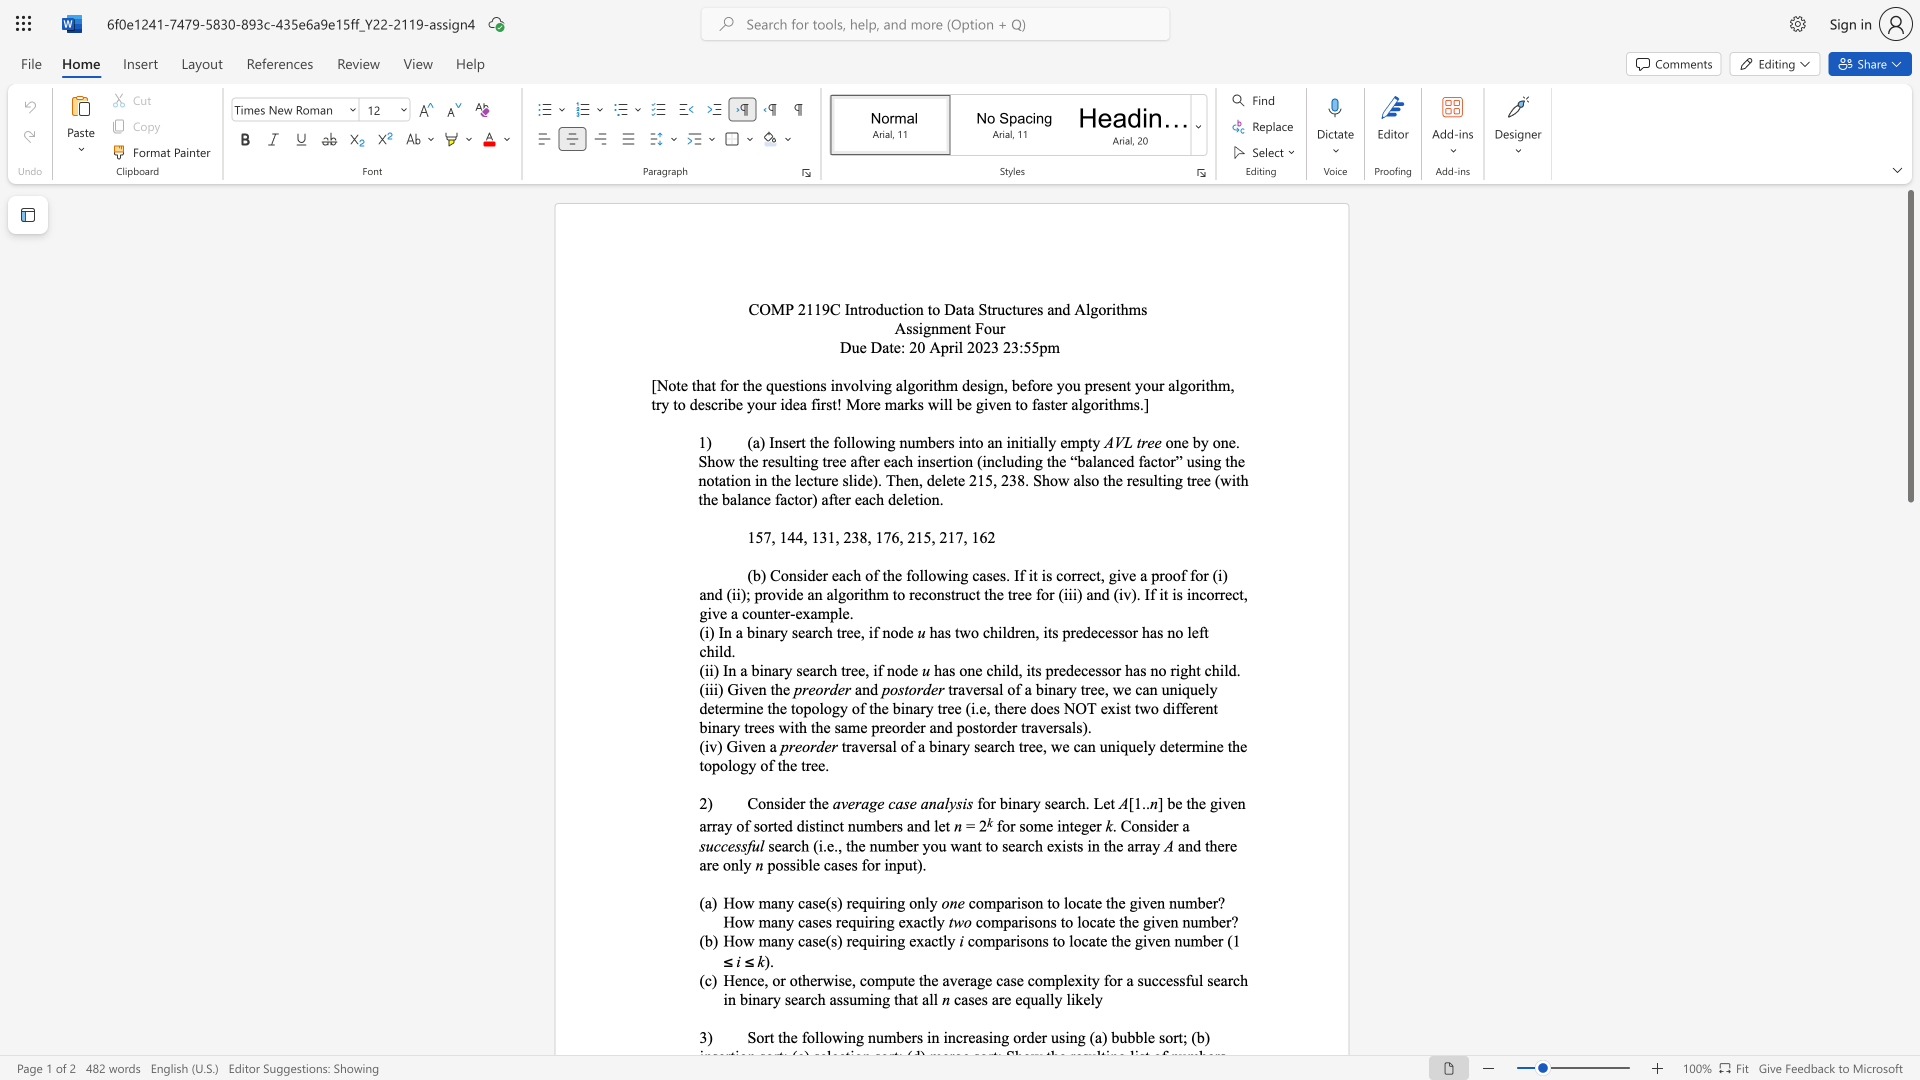 This screenshot has height=1080, width=1920. What do you see at coordinates (1006, 632) in the screenshot?
I see `the subset text "dr" within the text "has two children, its predecessor has no left child."` at bounding box center [1006, 632].